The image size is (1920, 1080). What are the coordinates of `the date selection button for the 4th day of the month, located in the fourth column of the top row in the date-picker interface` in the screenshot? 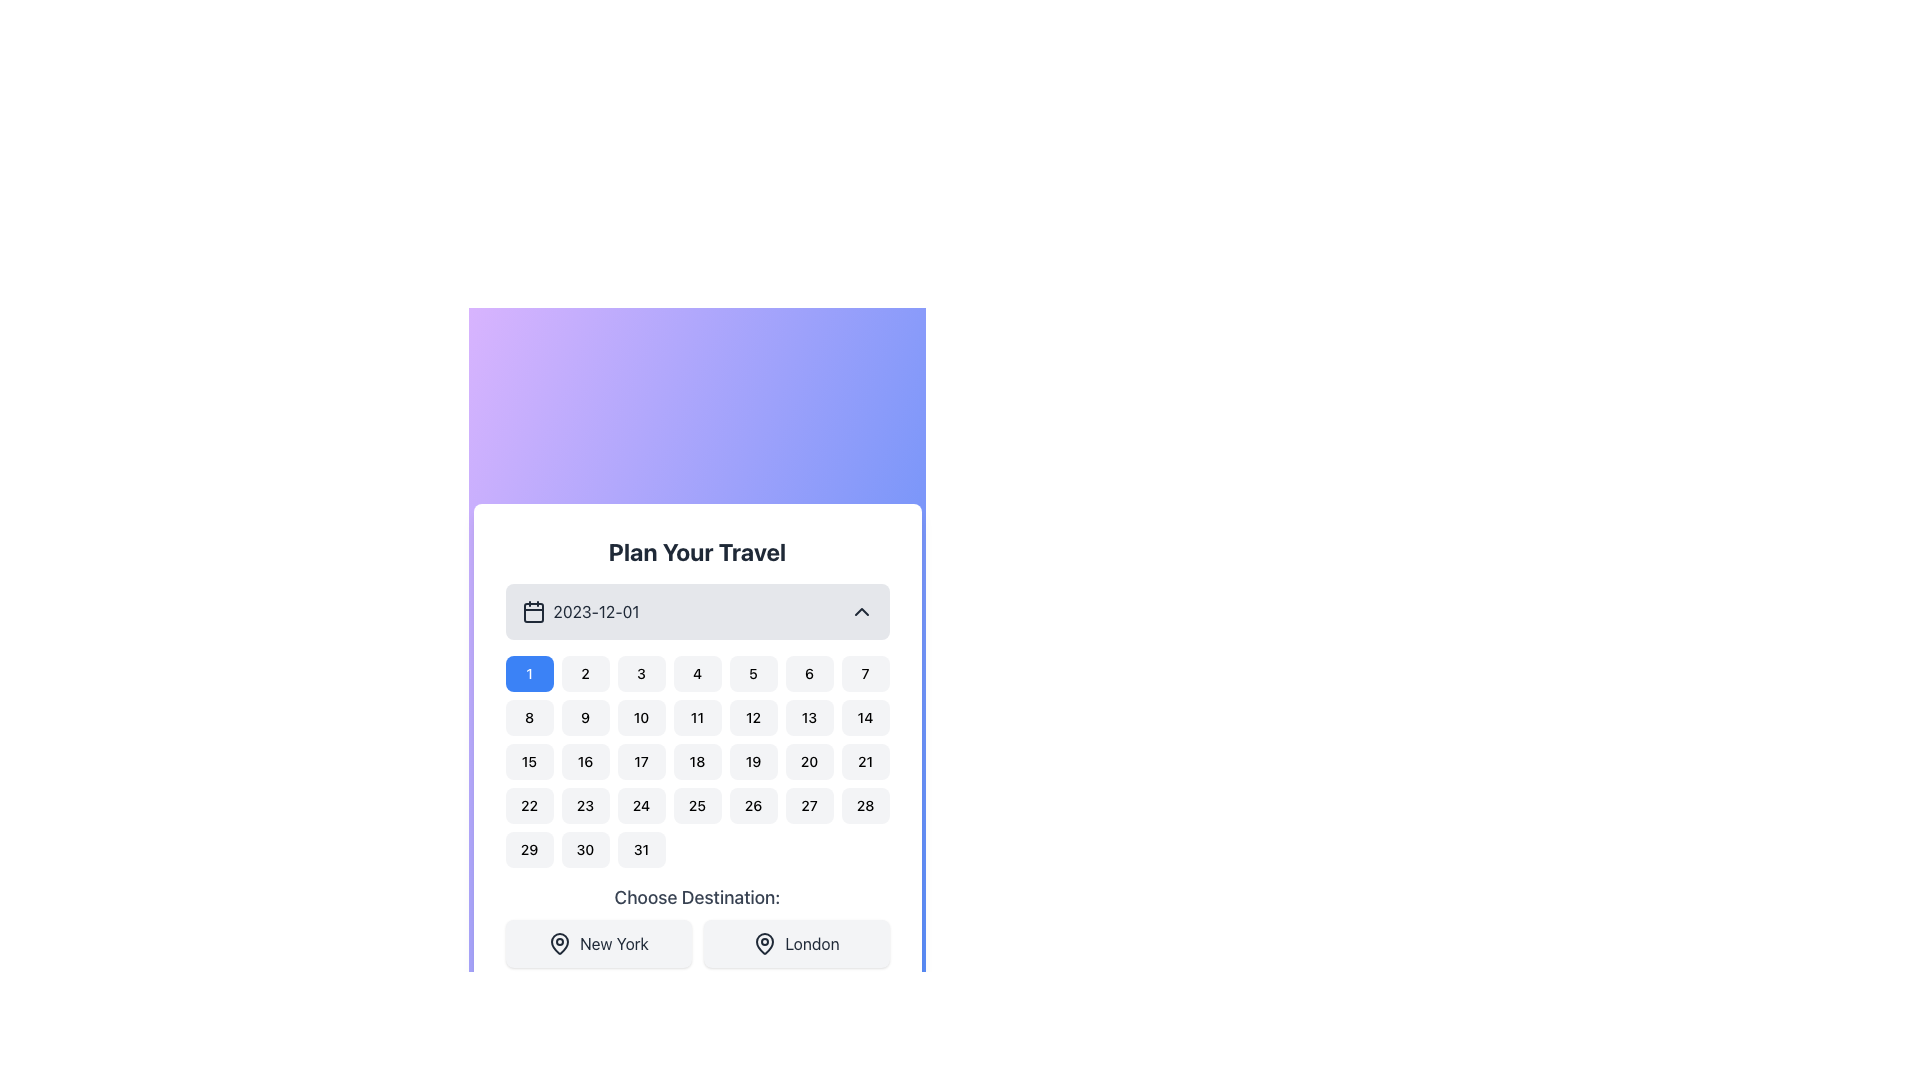 It's located at (697, 674).